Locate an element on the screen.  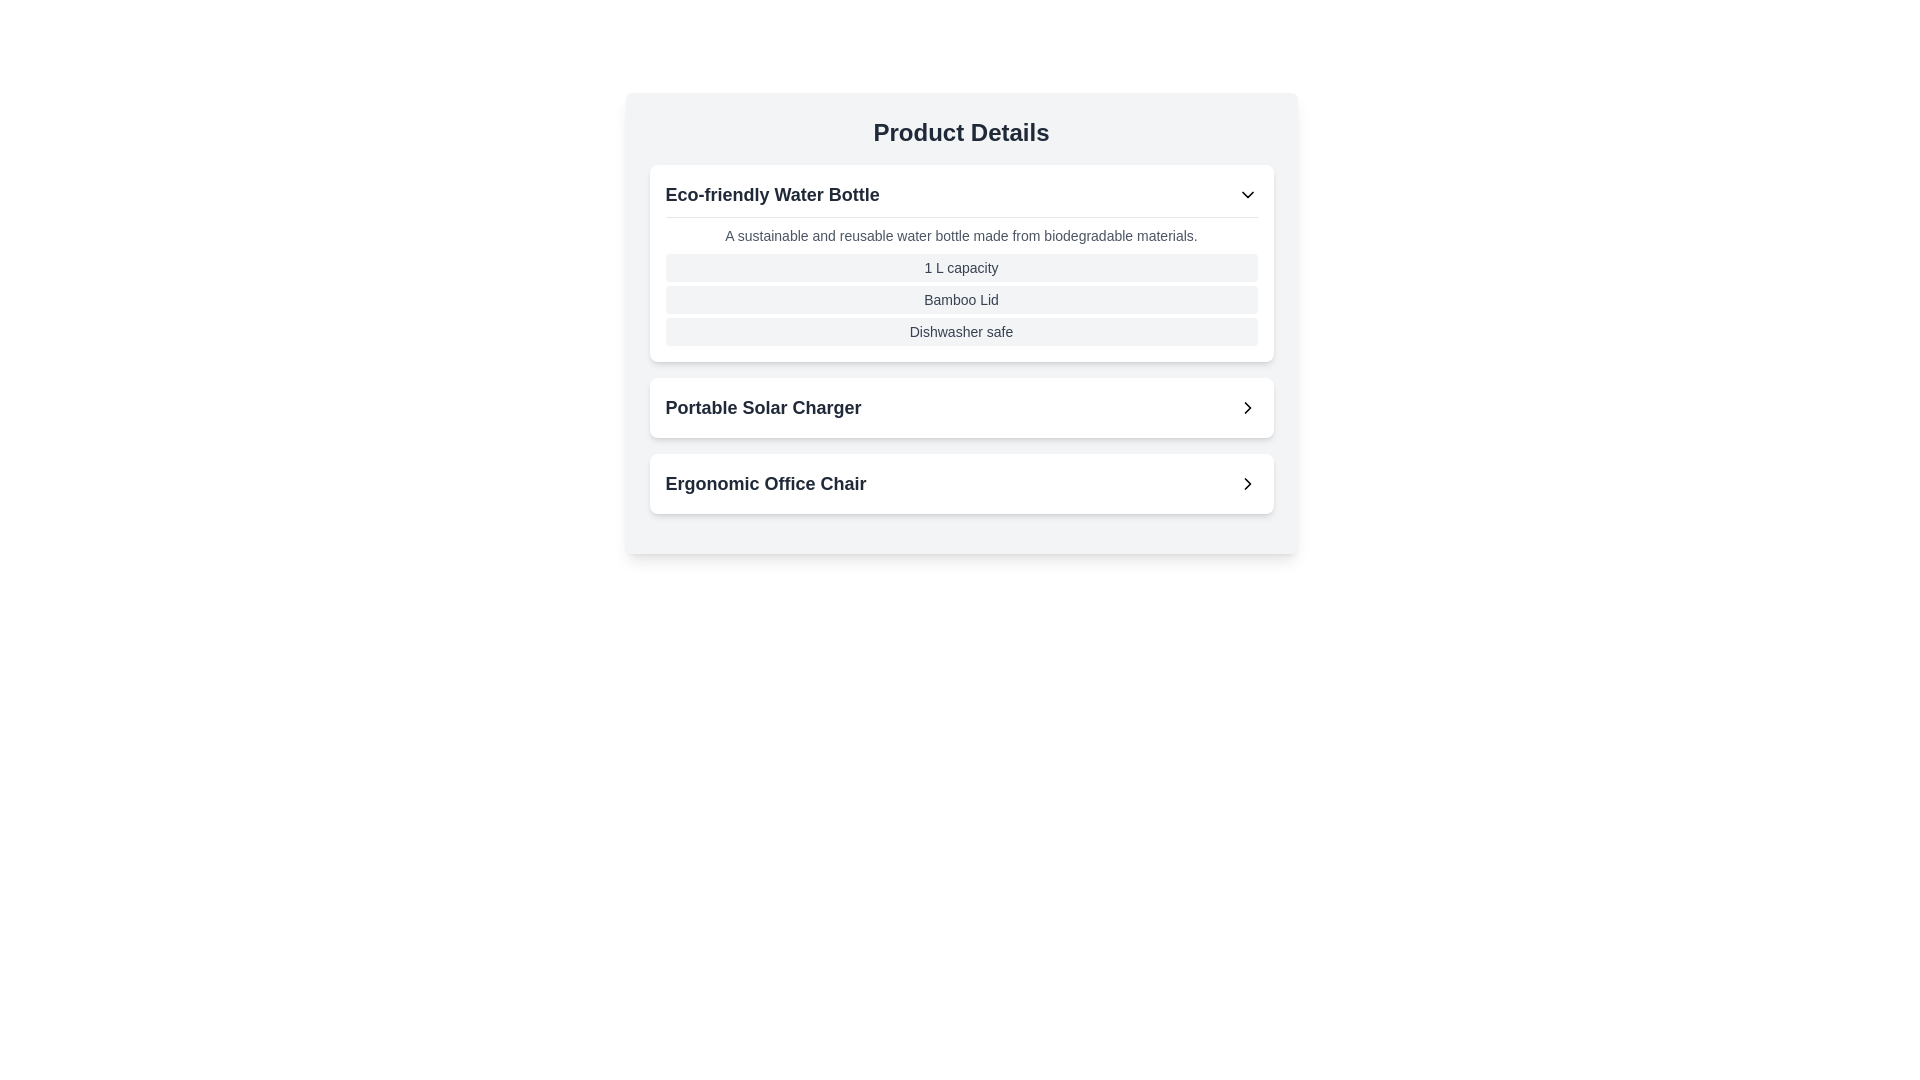
the interactive button that allows the user is located at coordinates (961, 483).